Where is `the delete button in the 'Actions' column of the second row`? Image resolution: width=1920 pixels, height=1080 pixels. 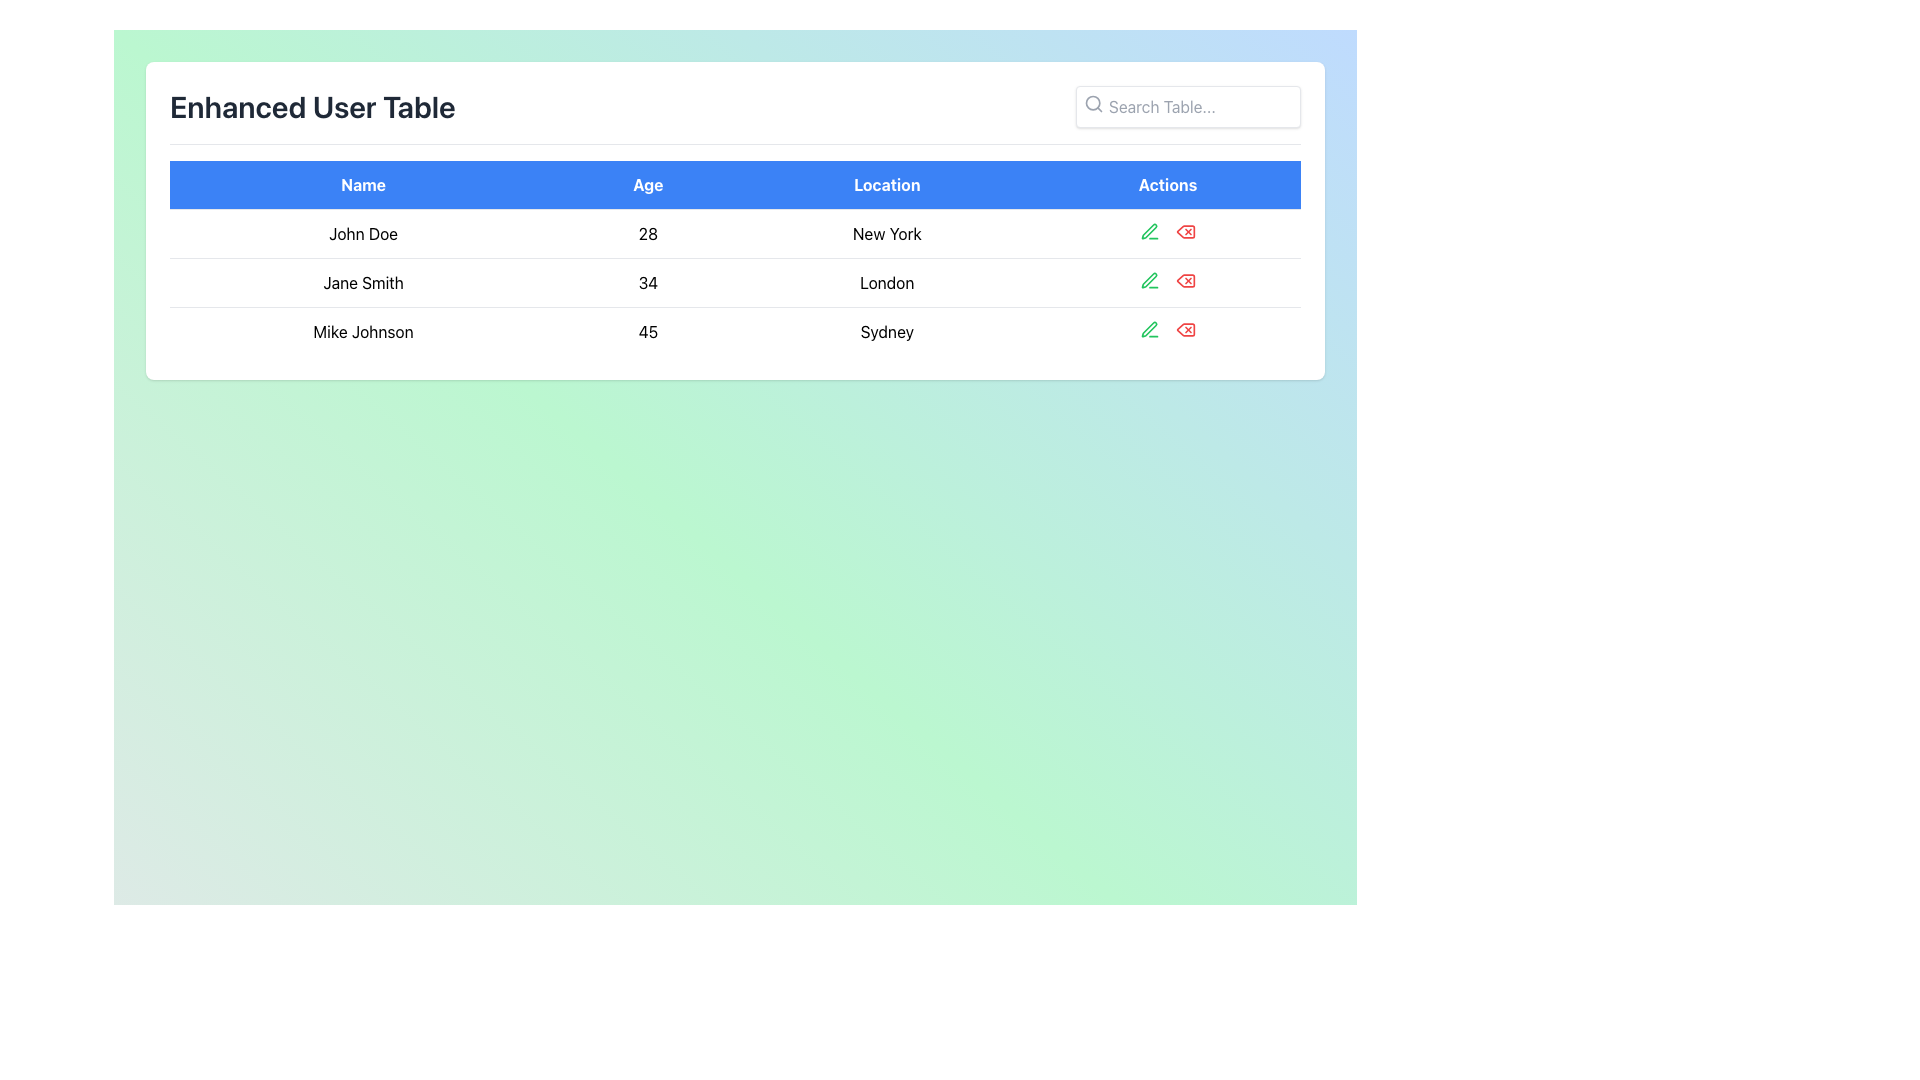 the delete button in the 'Actions' column of the second row is located at coordinates (1185, 281).